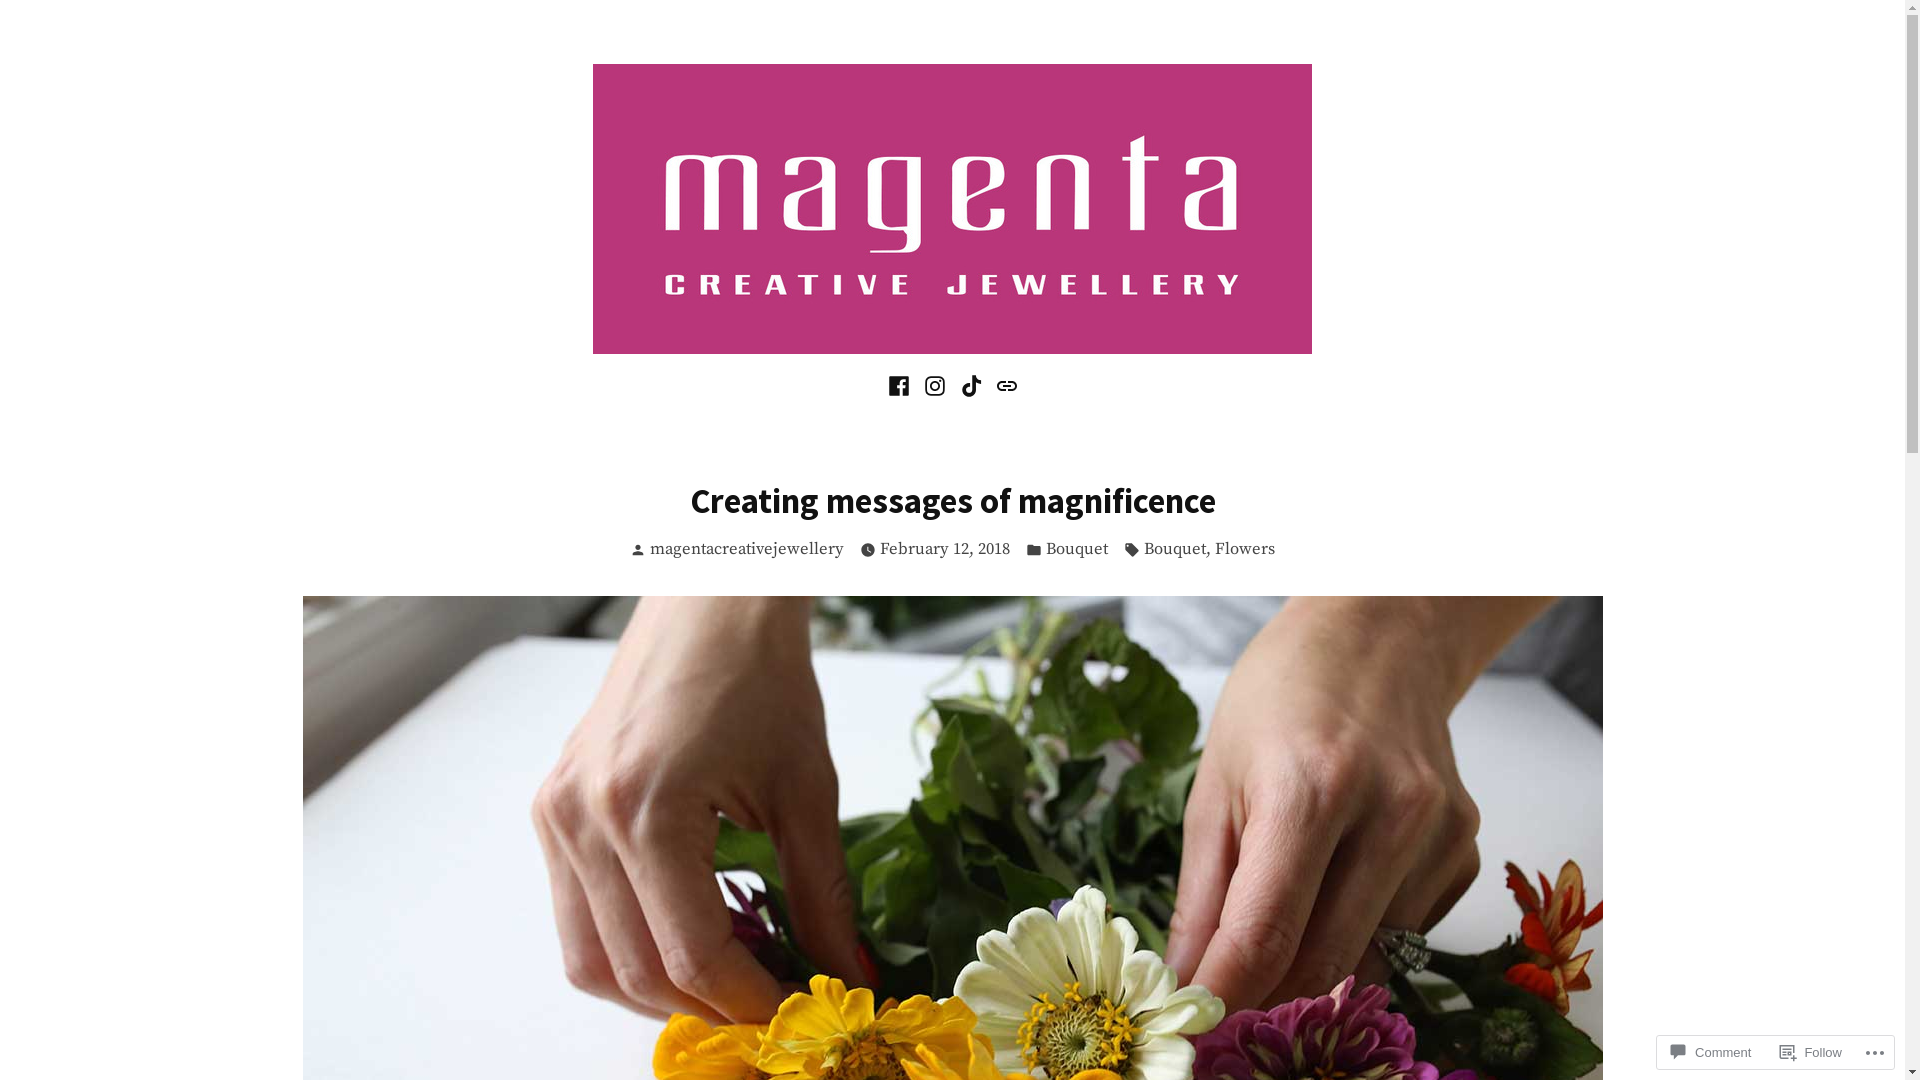 This screenshot has height=1080, width=1920. I want to click on 'February 12, 2018', so click(879, 550).